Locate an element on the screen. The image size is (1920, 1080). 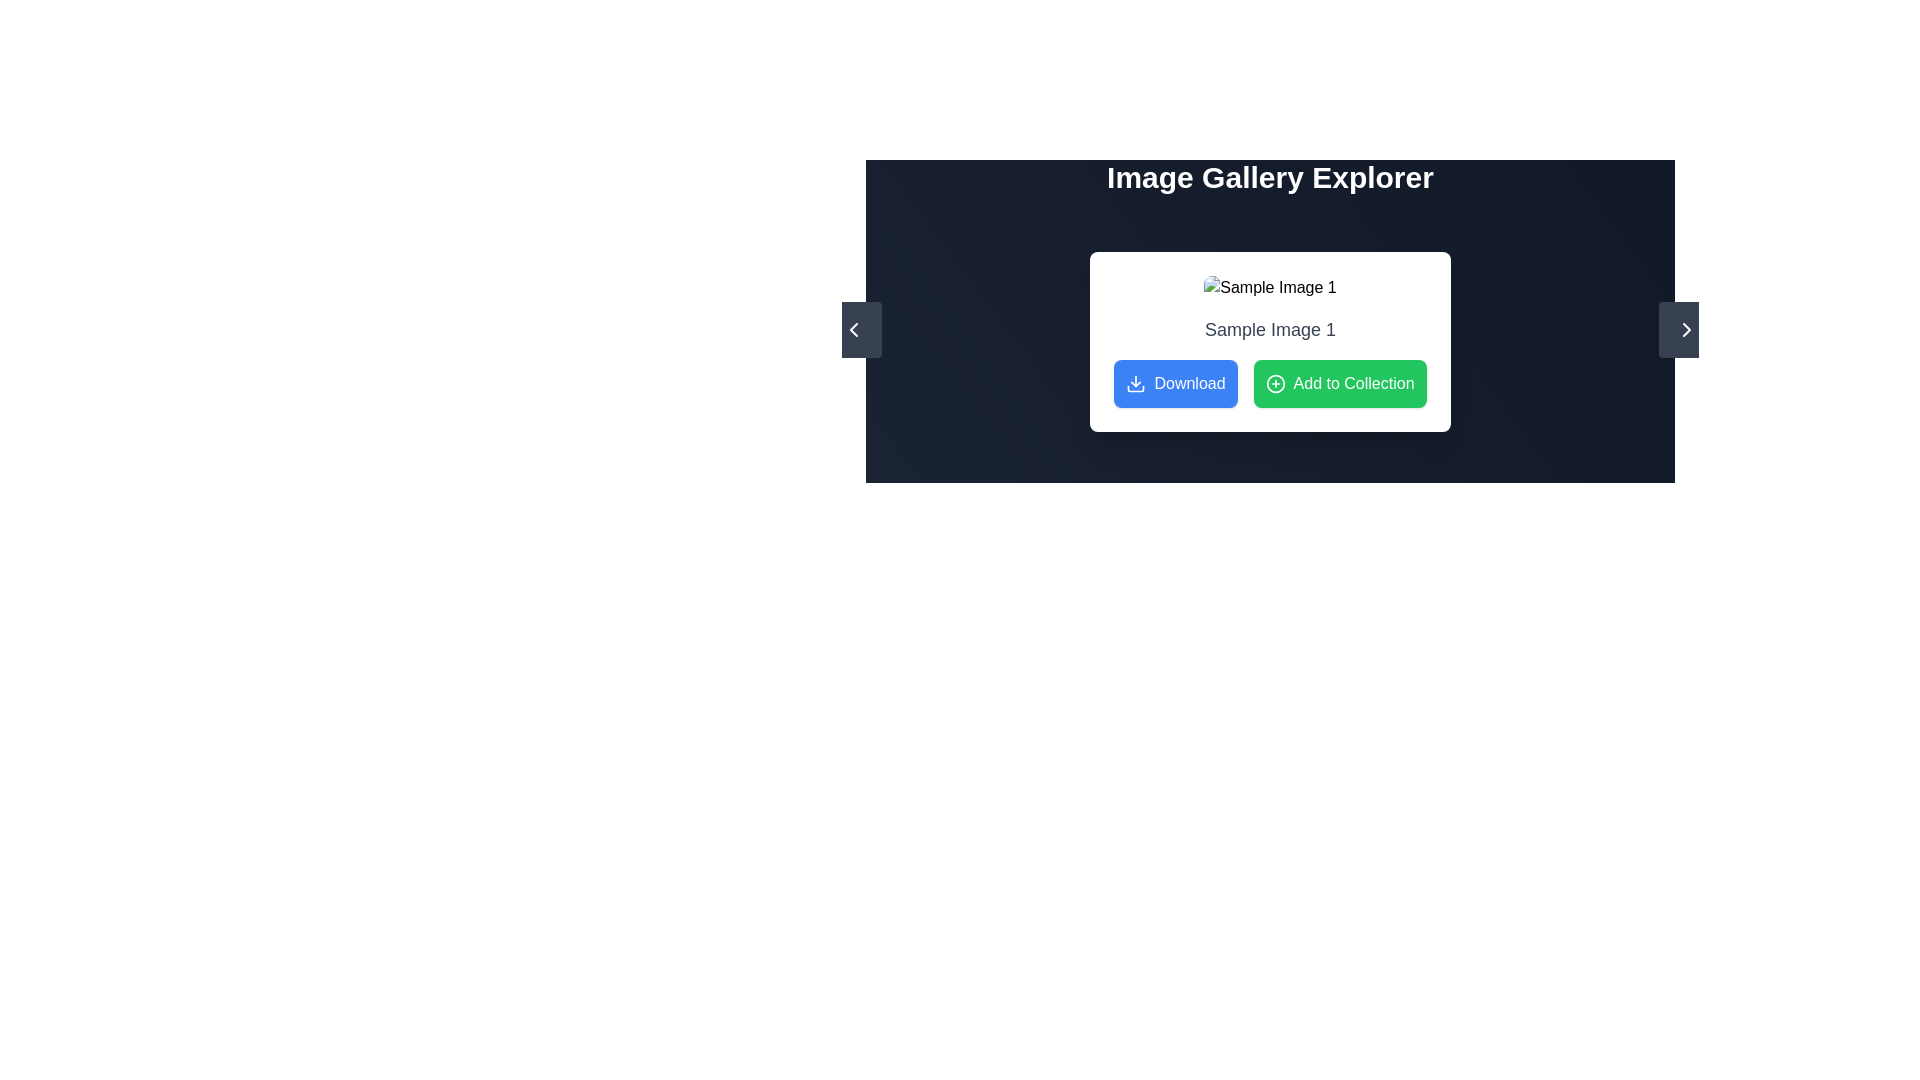
the dark-colored rectangular button with rounded corners and a left-facing chevron icon is located at coordinates (854, 329).